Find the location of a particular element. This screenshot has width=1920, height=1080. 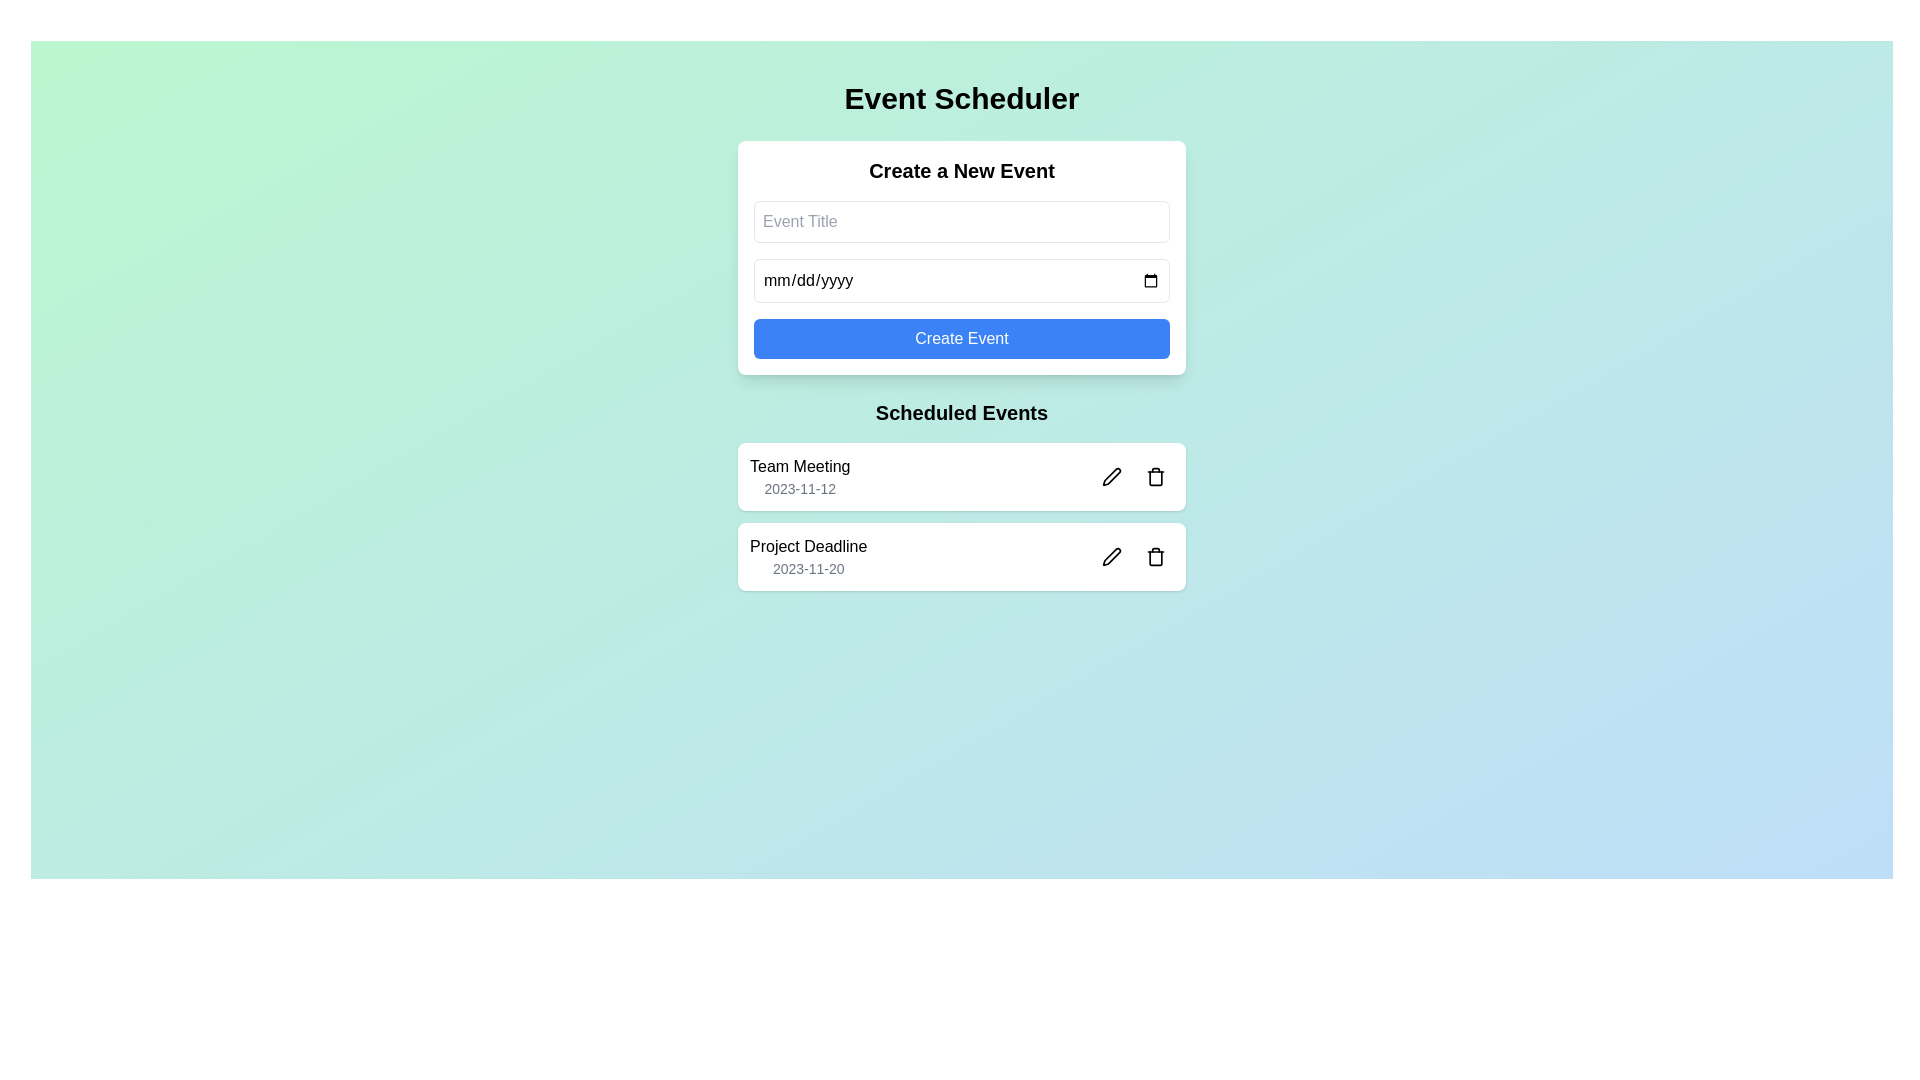

the informational text label for the scheduled event located in the 'Scheduled Events' section, inside the first card from the top, above the date '2023-11-12' is located at coordinates (800, 466).